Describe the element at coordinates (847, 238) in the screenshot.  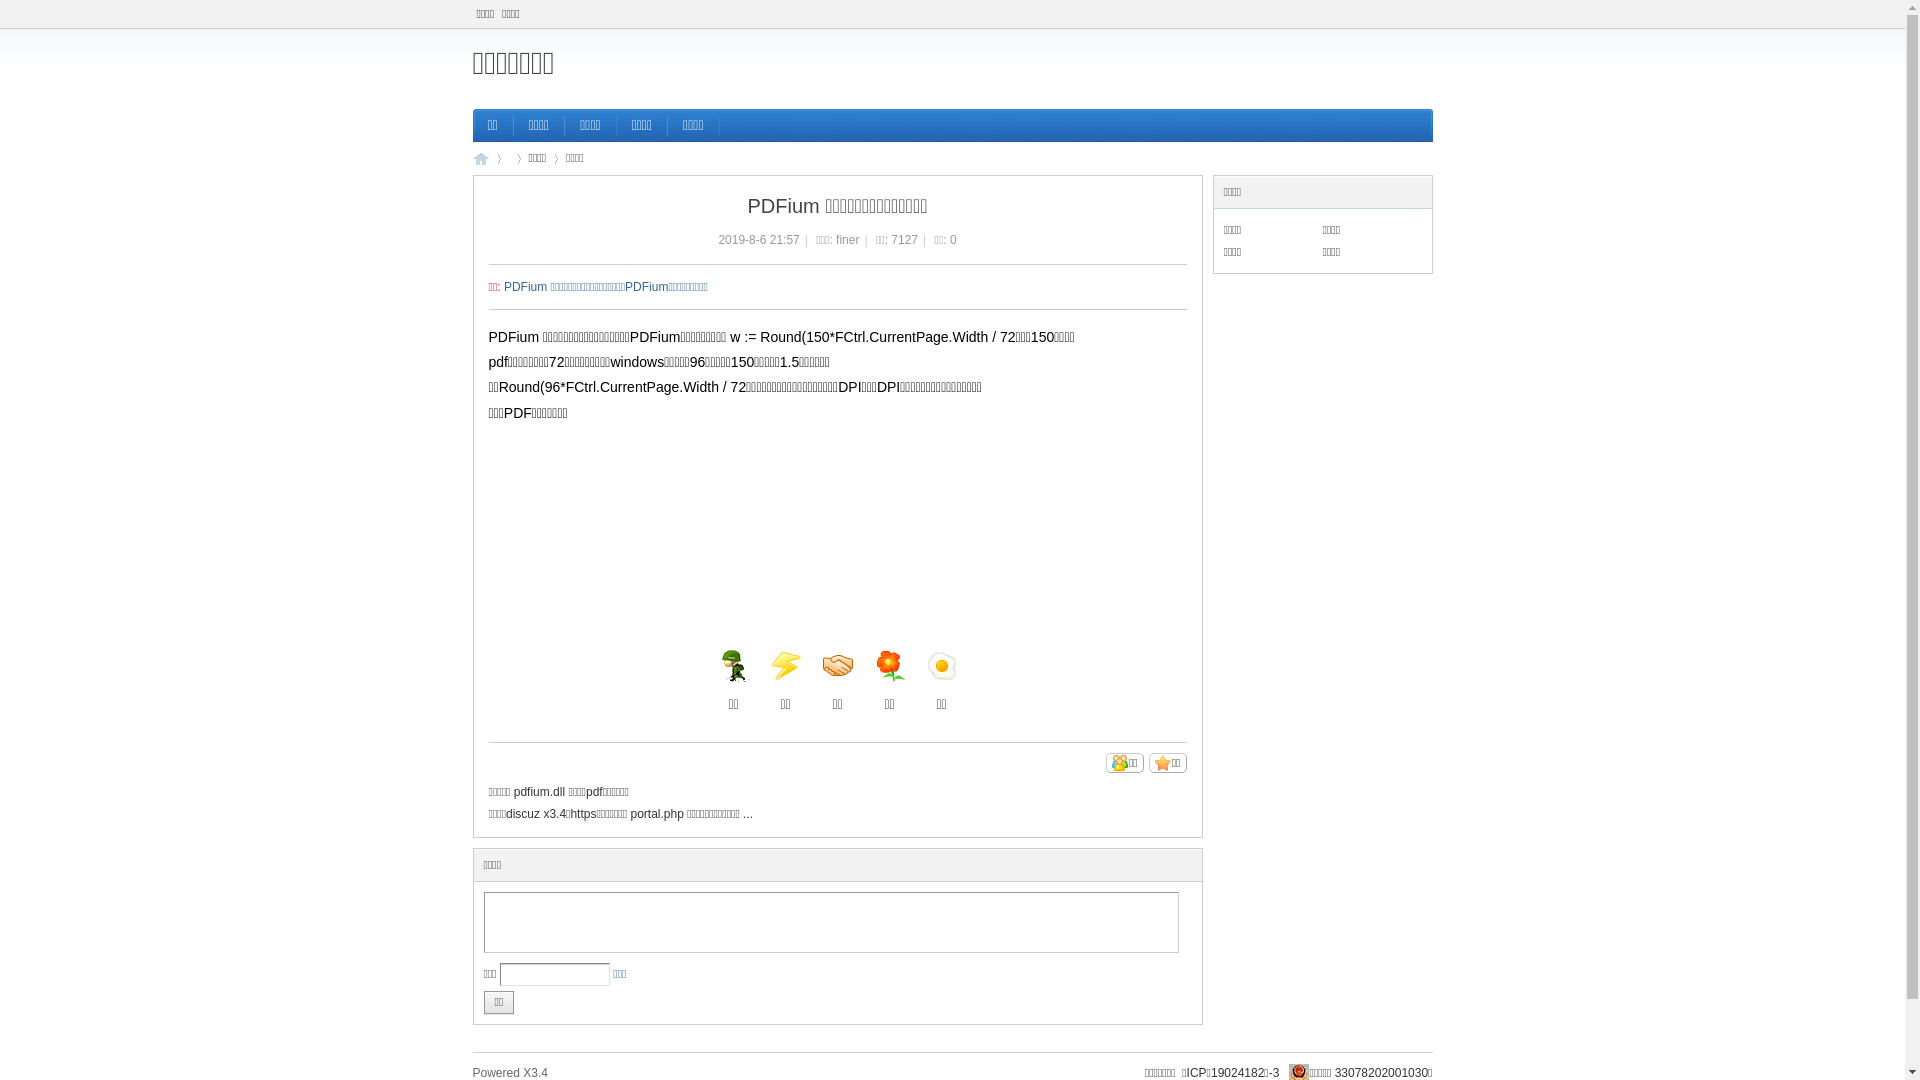
I see `'finer'` at that location.